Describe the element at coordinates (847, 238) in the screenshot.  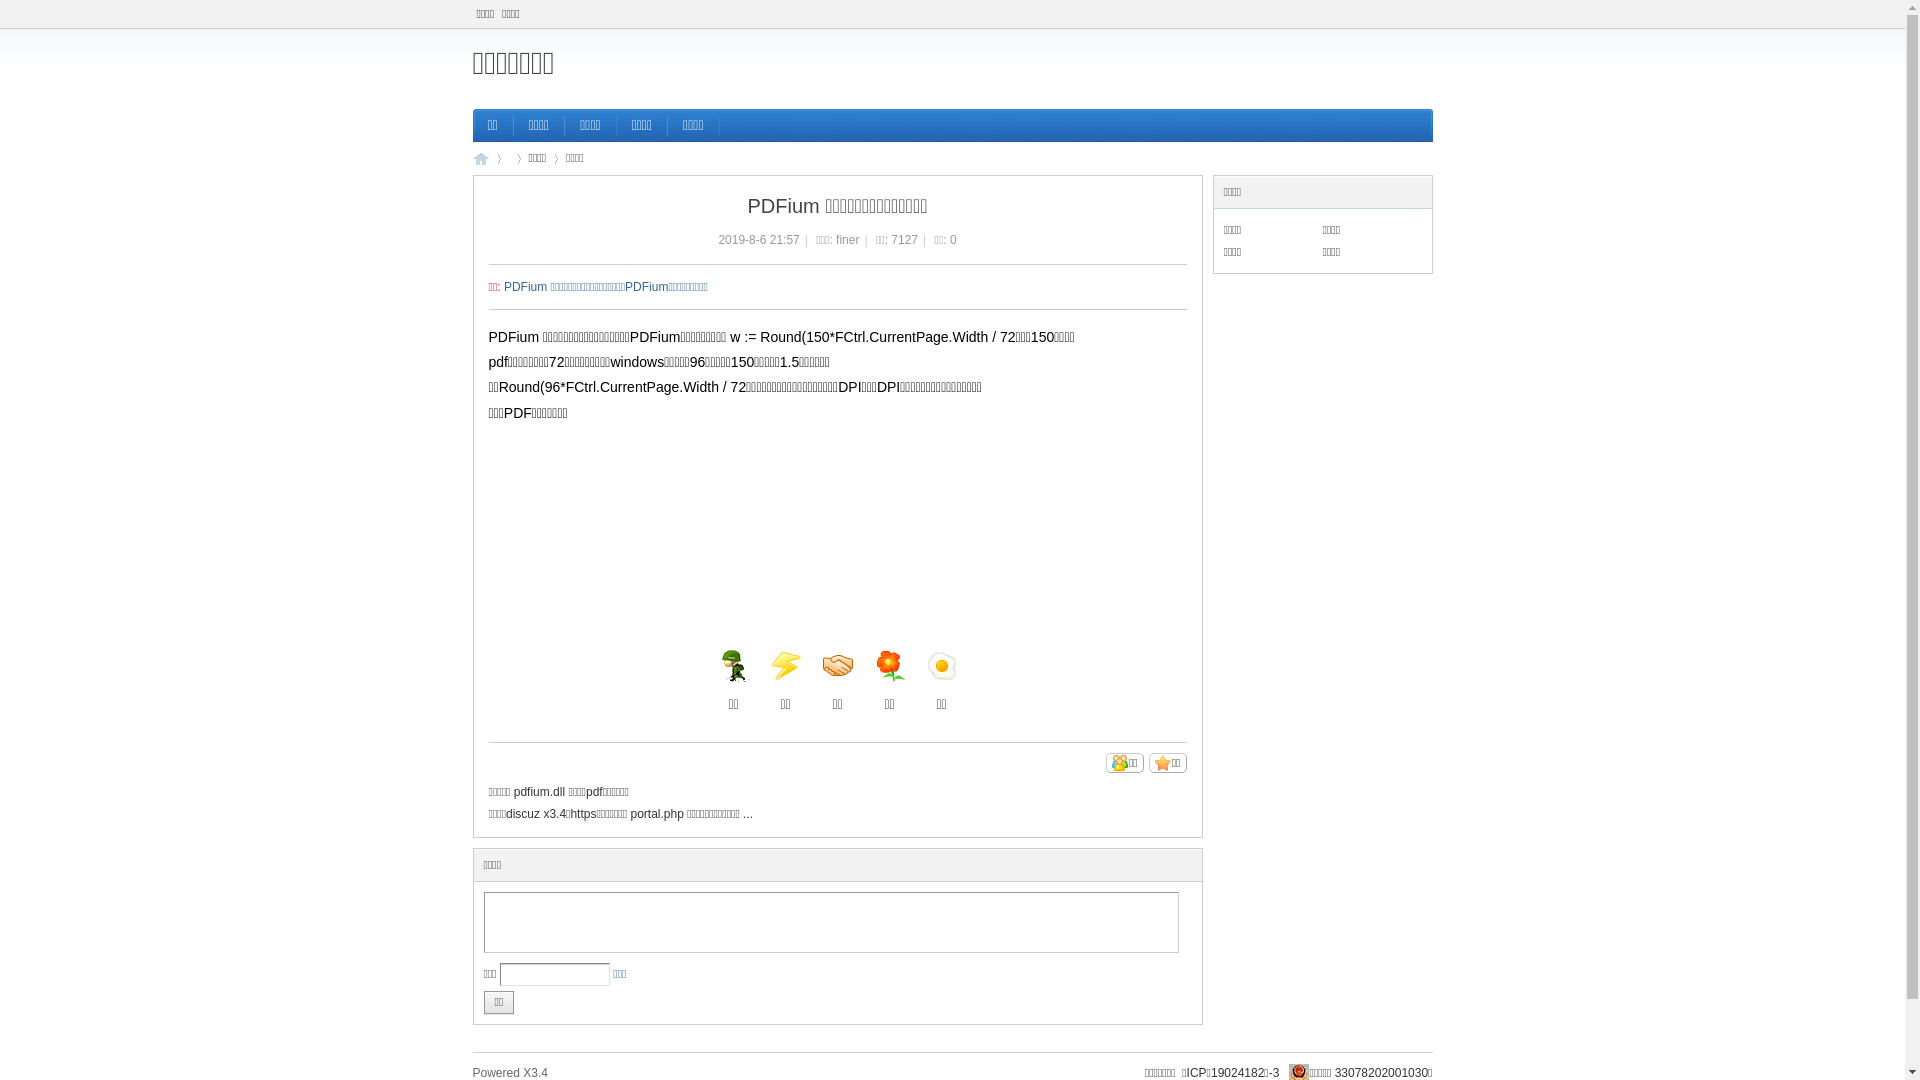
I see `'finer'` at that location.